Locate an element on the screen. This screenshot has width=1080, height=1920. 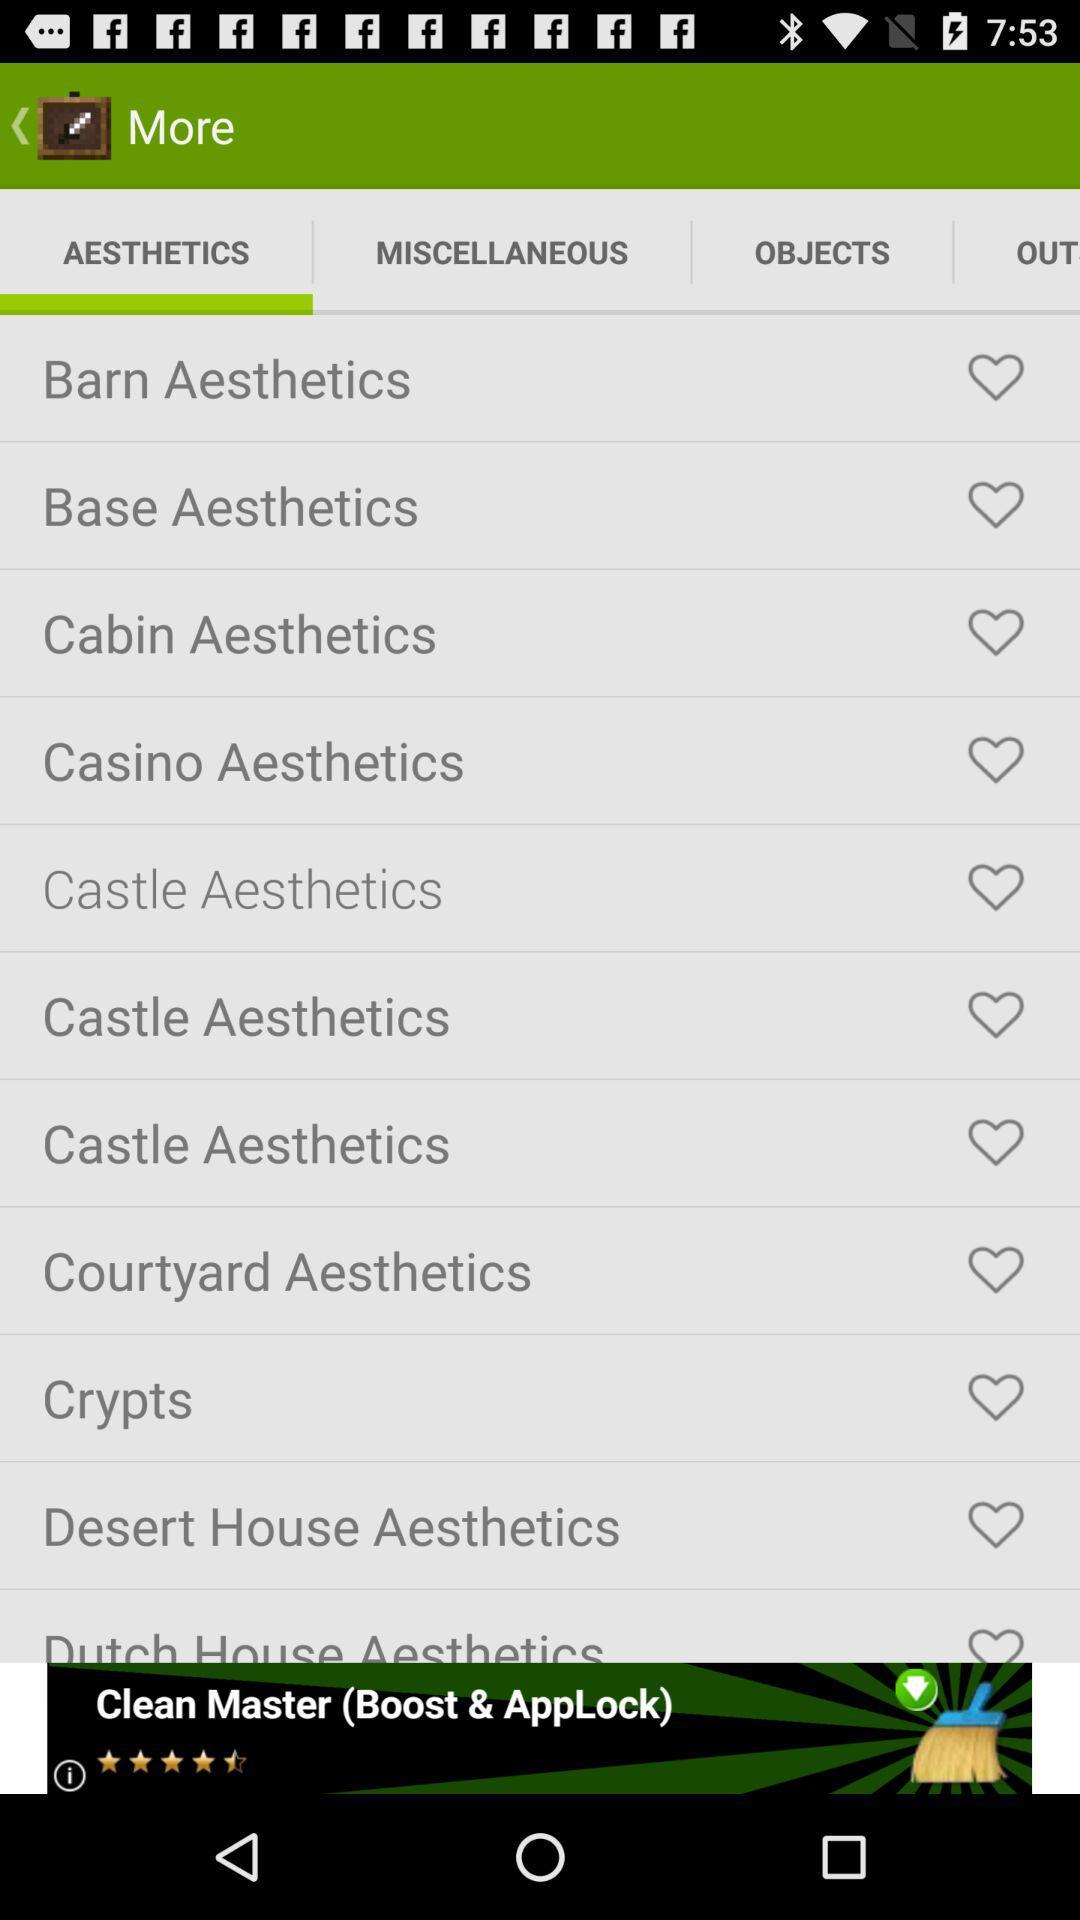
cabin aesthetics is located at coordinates (995, 632).